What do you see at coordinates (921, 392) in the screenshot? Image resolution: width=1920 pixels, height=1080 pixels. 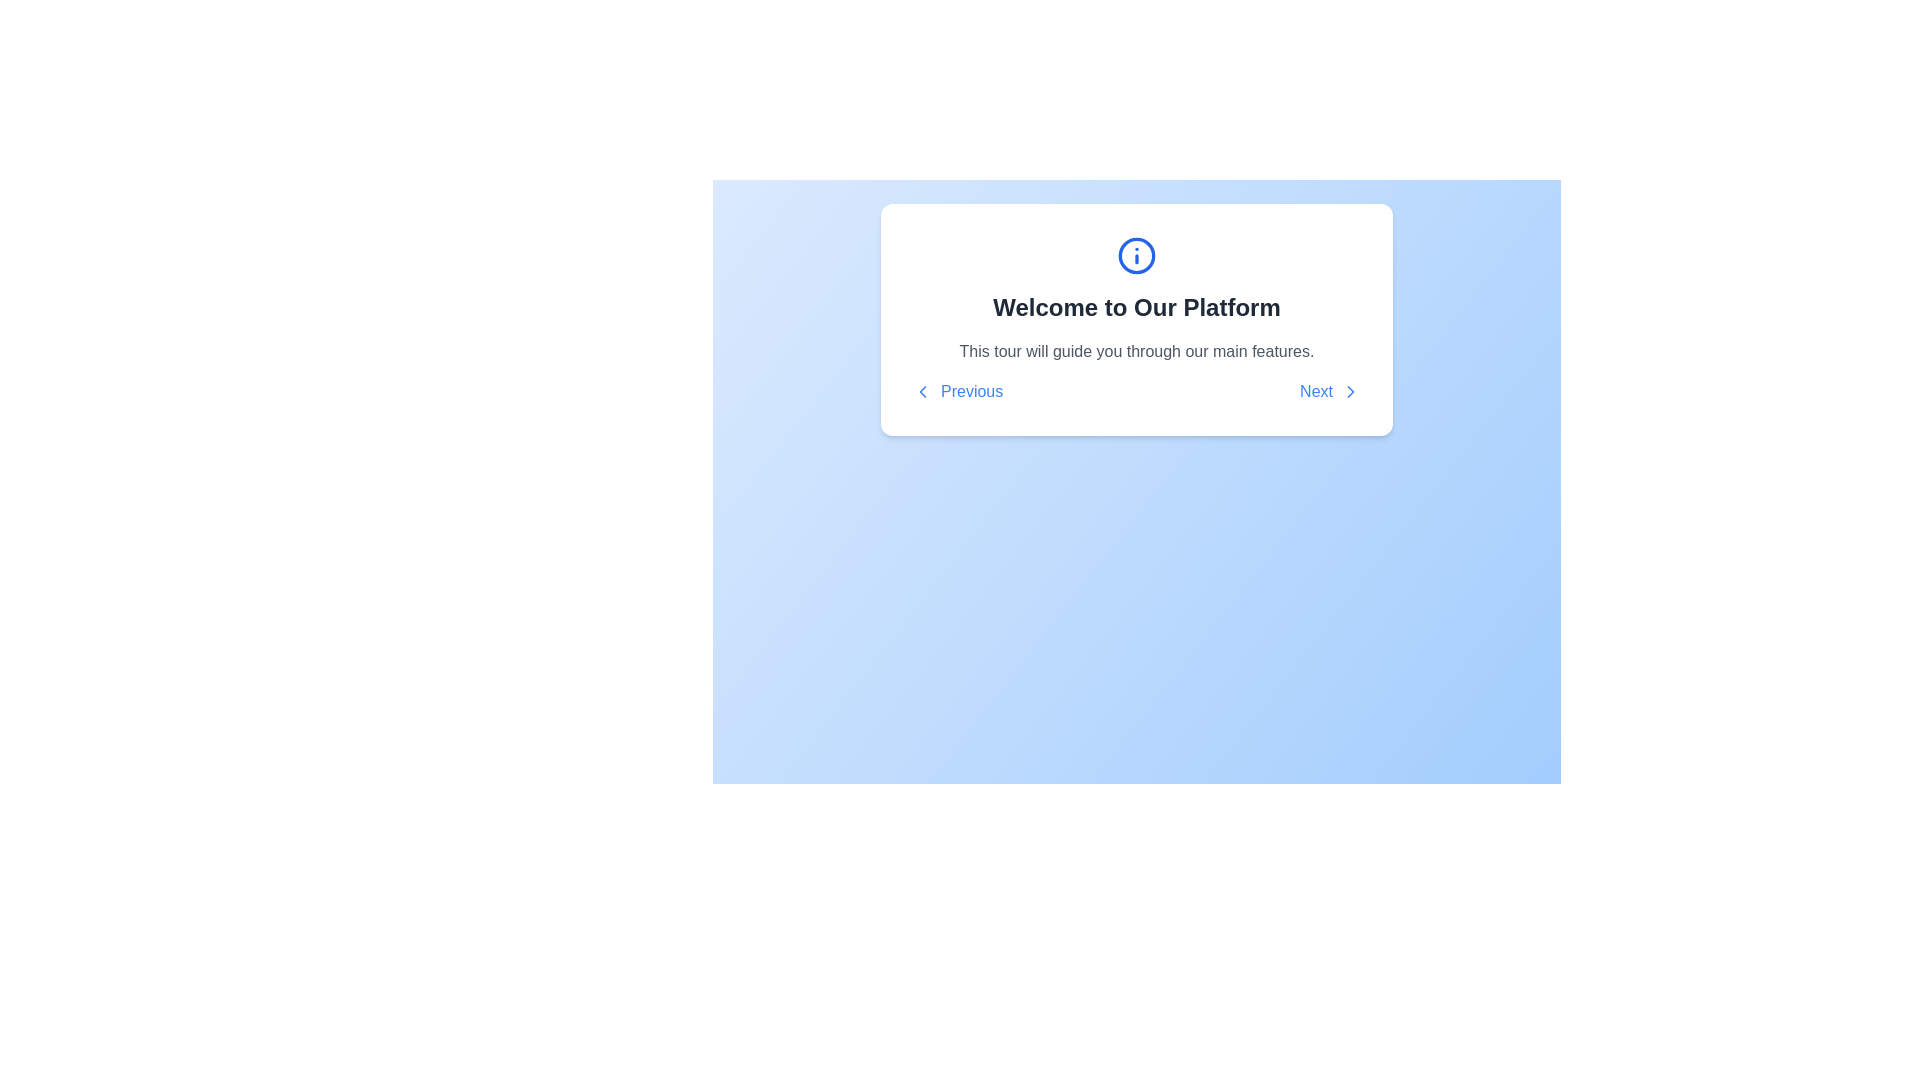 I see `the 'Previous' navigation icon located at the bottom-left corner of the card` at bounding box center [921, 392].